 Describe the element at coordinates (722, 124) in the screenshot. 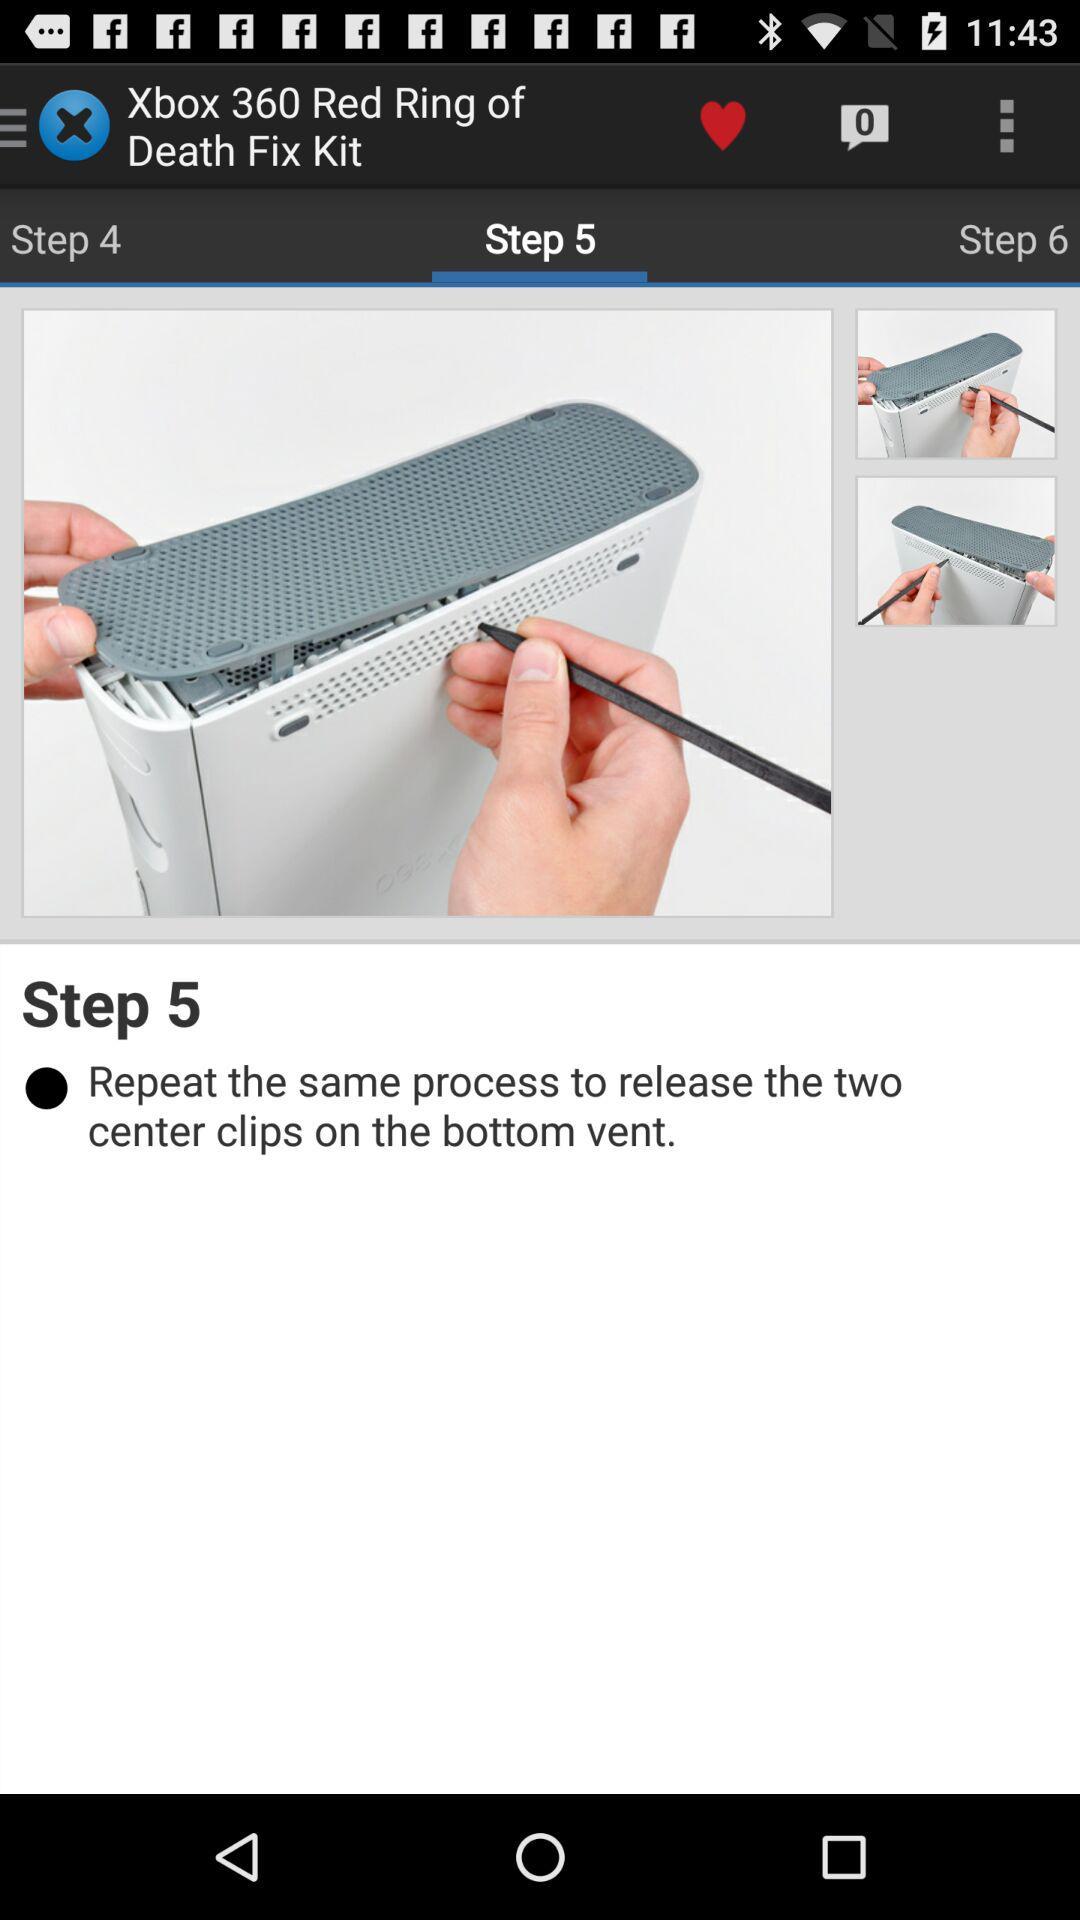

I see `the item next to the xbox 360 red icon` at that location.